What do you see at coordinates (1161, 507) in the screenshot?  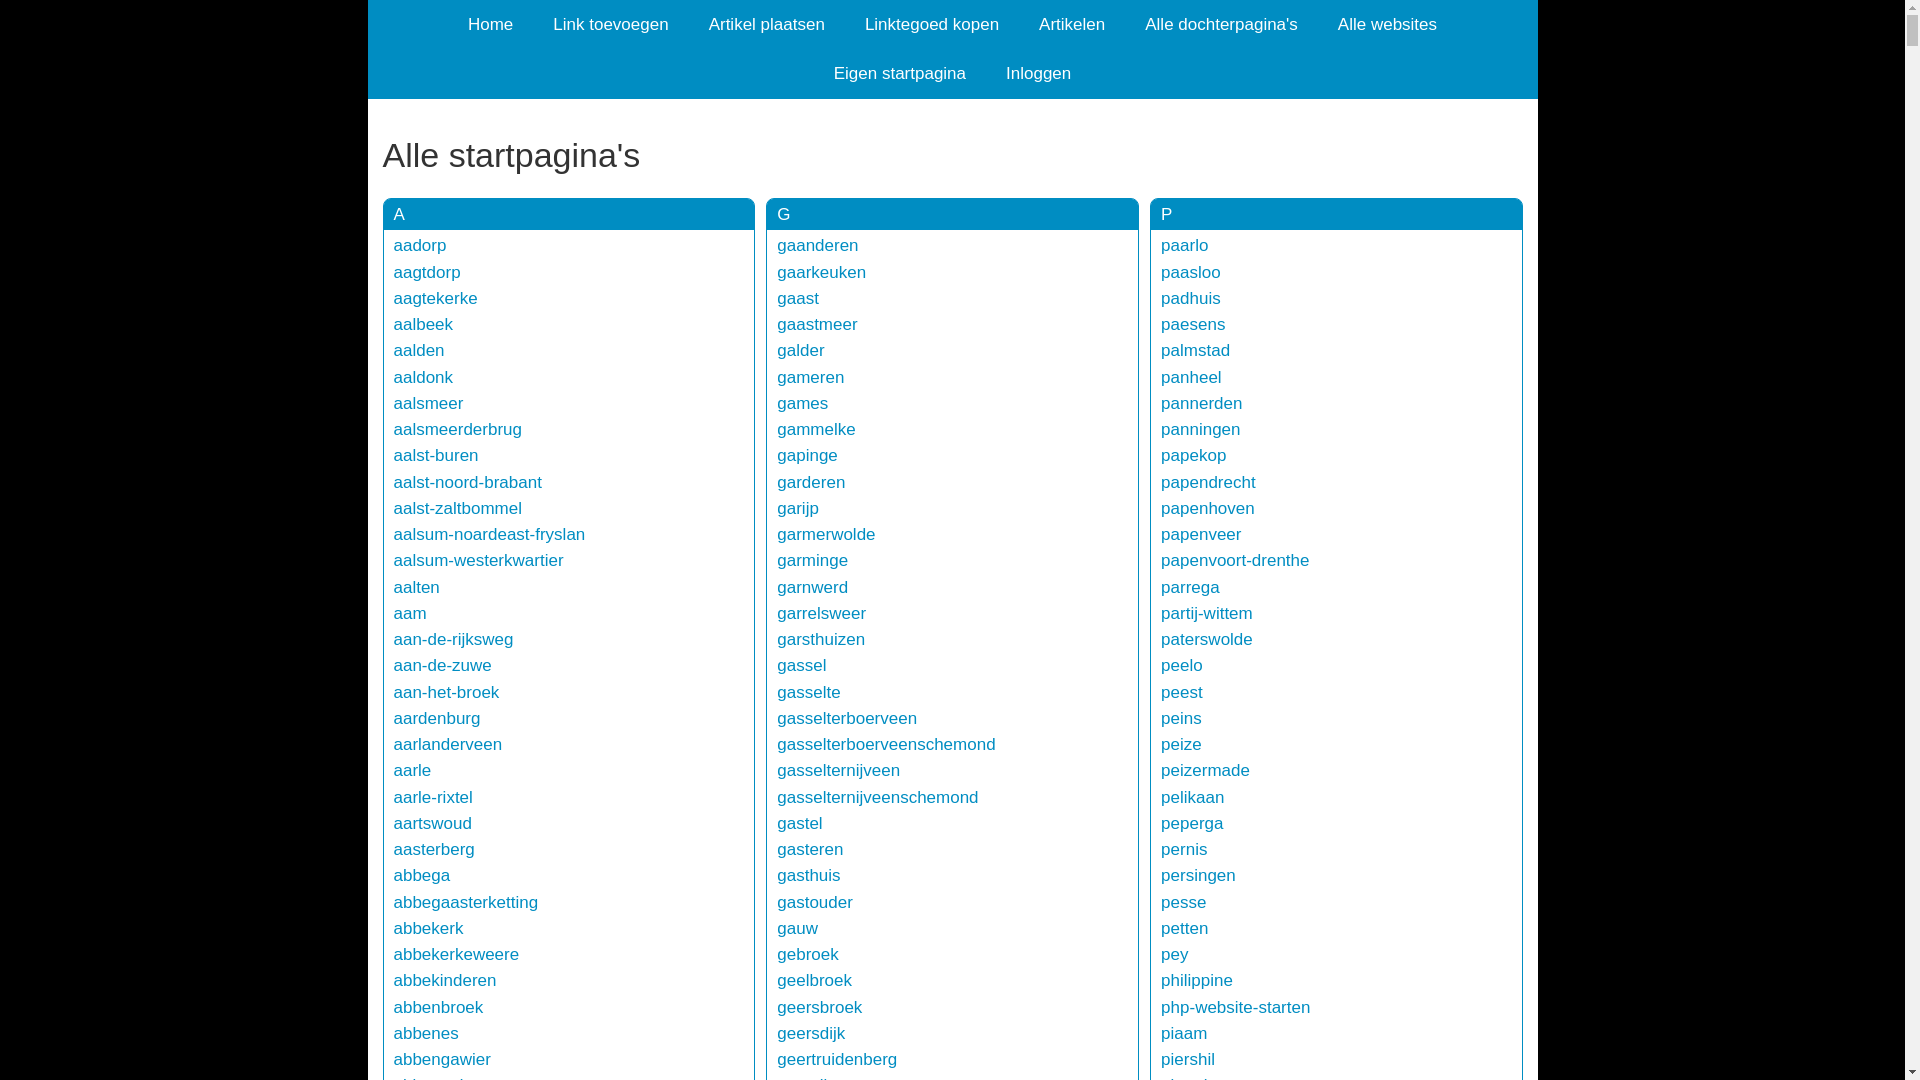 I see `'papenhoven'` at bounding box center [1161, 507].